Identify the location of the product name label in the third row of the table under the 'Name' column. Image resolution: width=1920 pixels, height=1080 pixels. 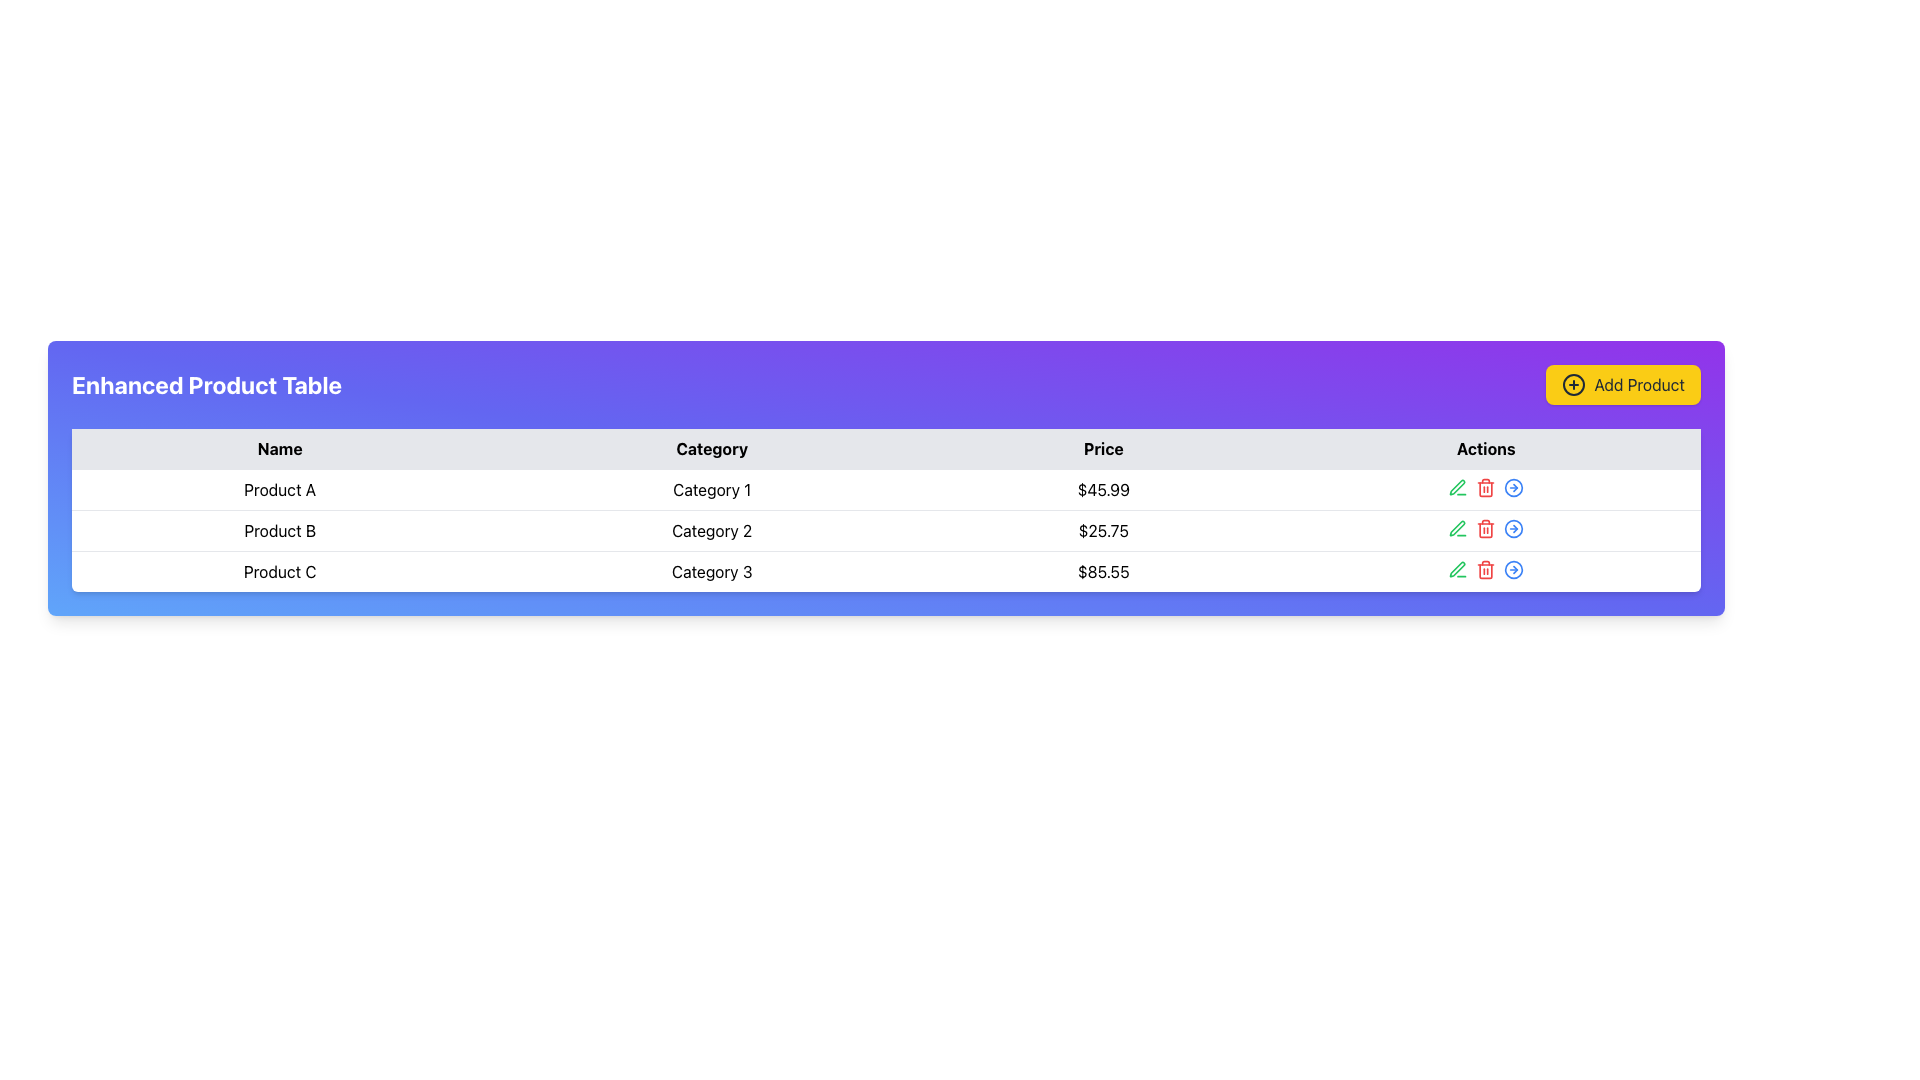
(279, 571).